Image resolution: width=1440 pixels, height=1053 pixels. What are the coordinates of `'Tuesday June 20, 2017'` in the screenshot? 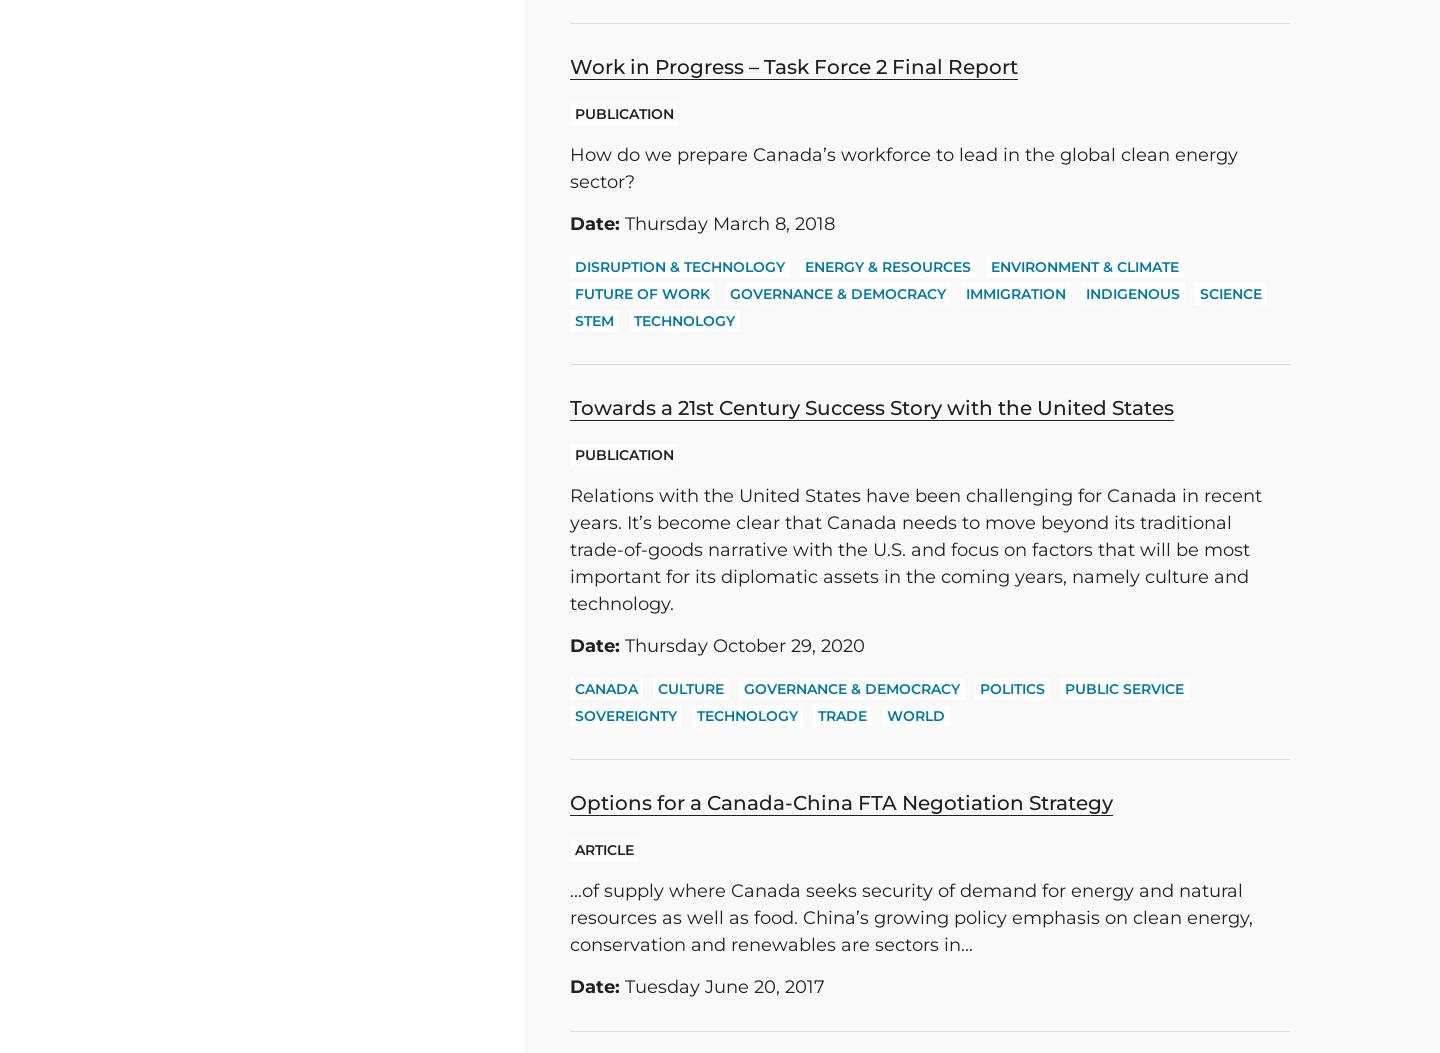 It's located at (721, 986).